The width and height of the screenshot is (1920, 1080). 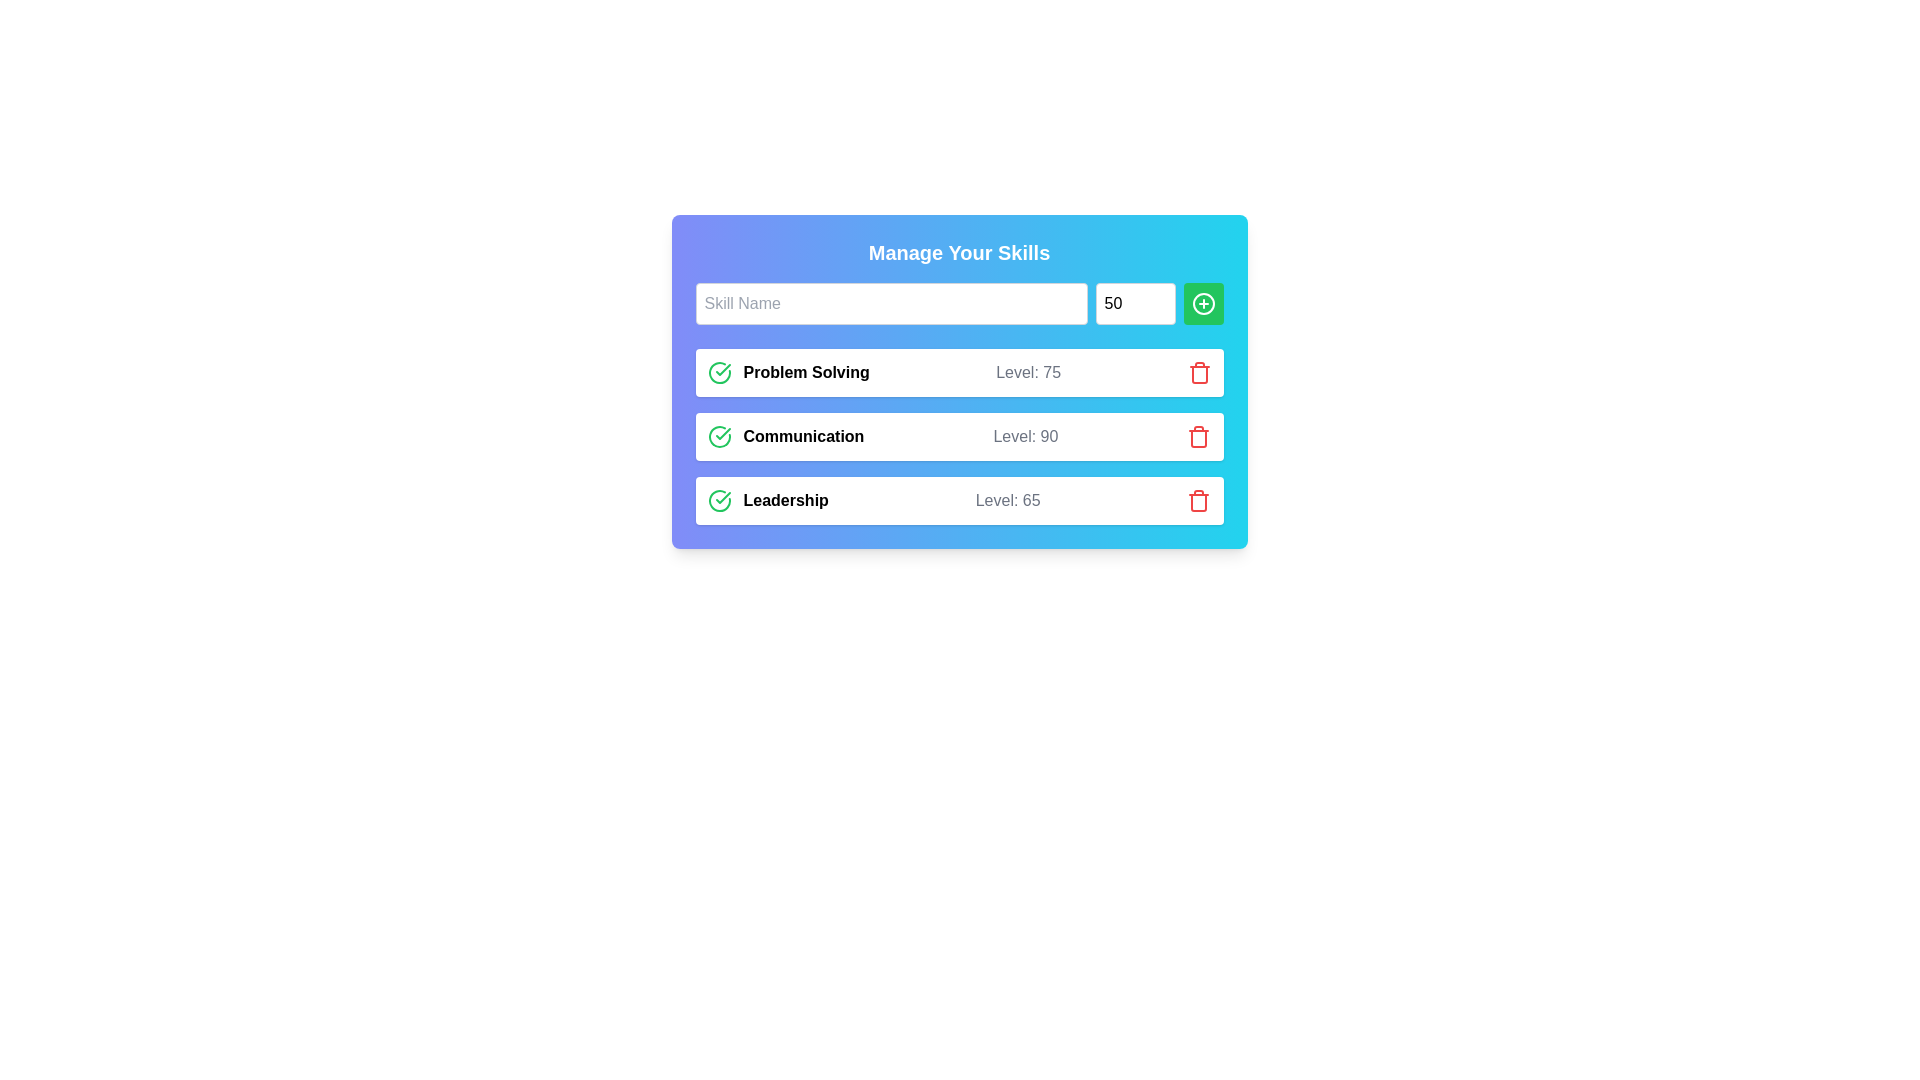 What do you see at coordinates (806, 373) in the screenshot?
I see `the label displaying 'Problem Solving'` at bounding box center [806, 373].